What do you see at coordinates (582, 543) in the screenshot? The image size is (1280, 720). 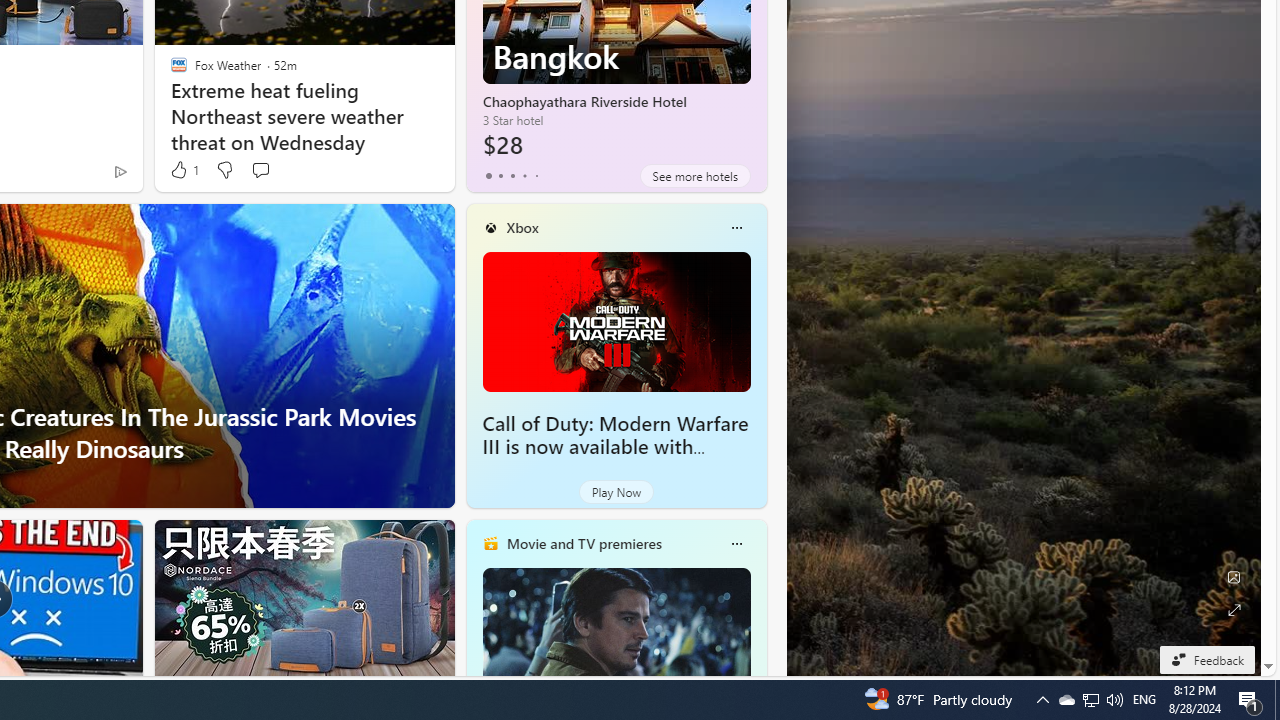 I see `'Movie and TV premieres'` at bounding box center [582, 543].